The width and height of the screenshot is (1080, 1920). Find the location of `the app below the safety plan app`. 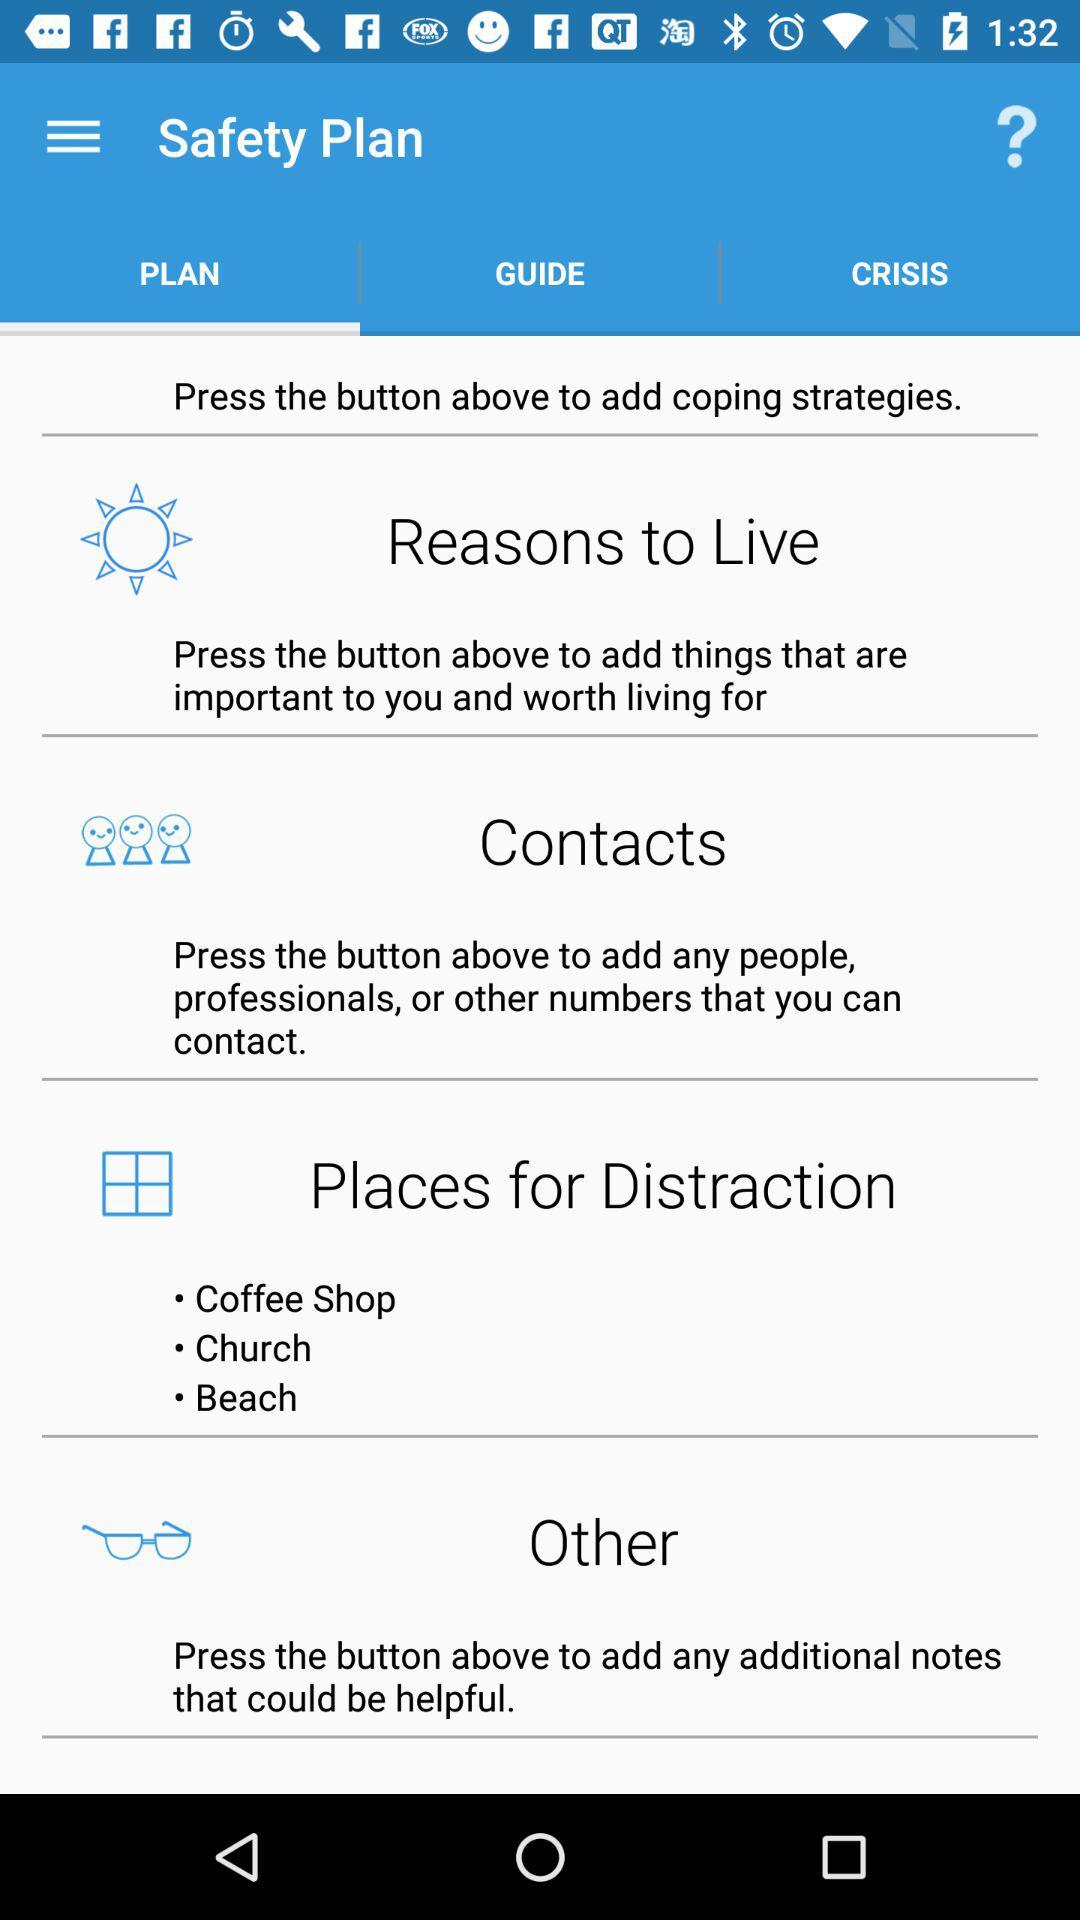

the app below the safety plan app is located at coordinates (540, 272).